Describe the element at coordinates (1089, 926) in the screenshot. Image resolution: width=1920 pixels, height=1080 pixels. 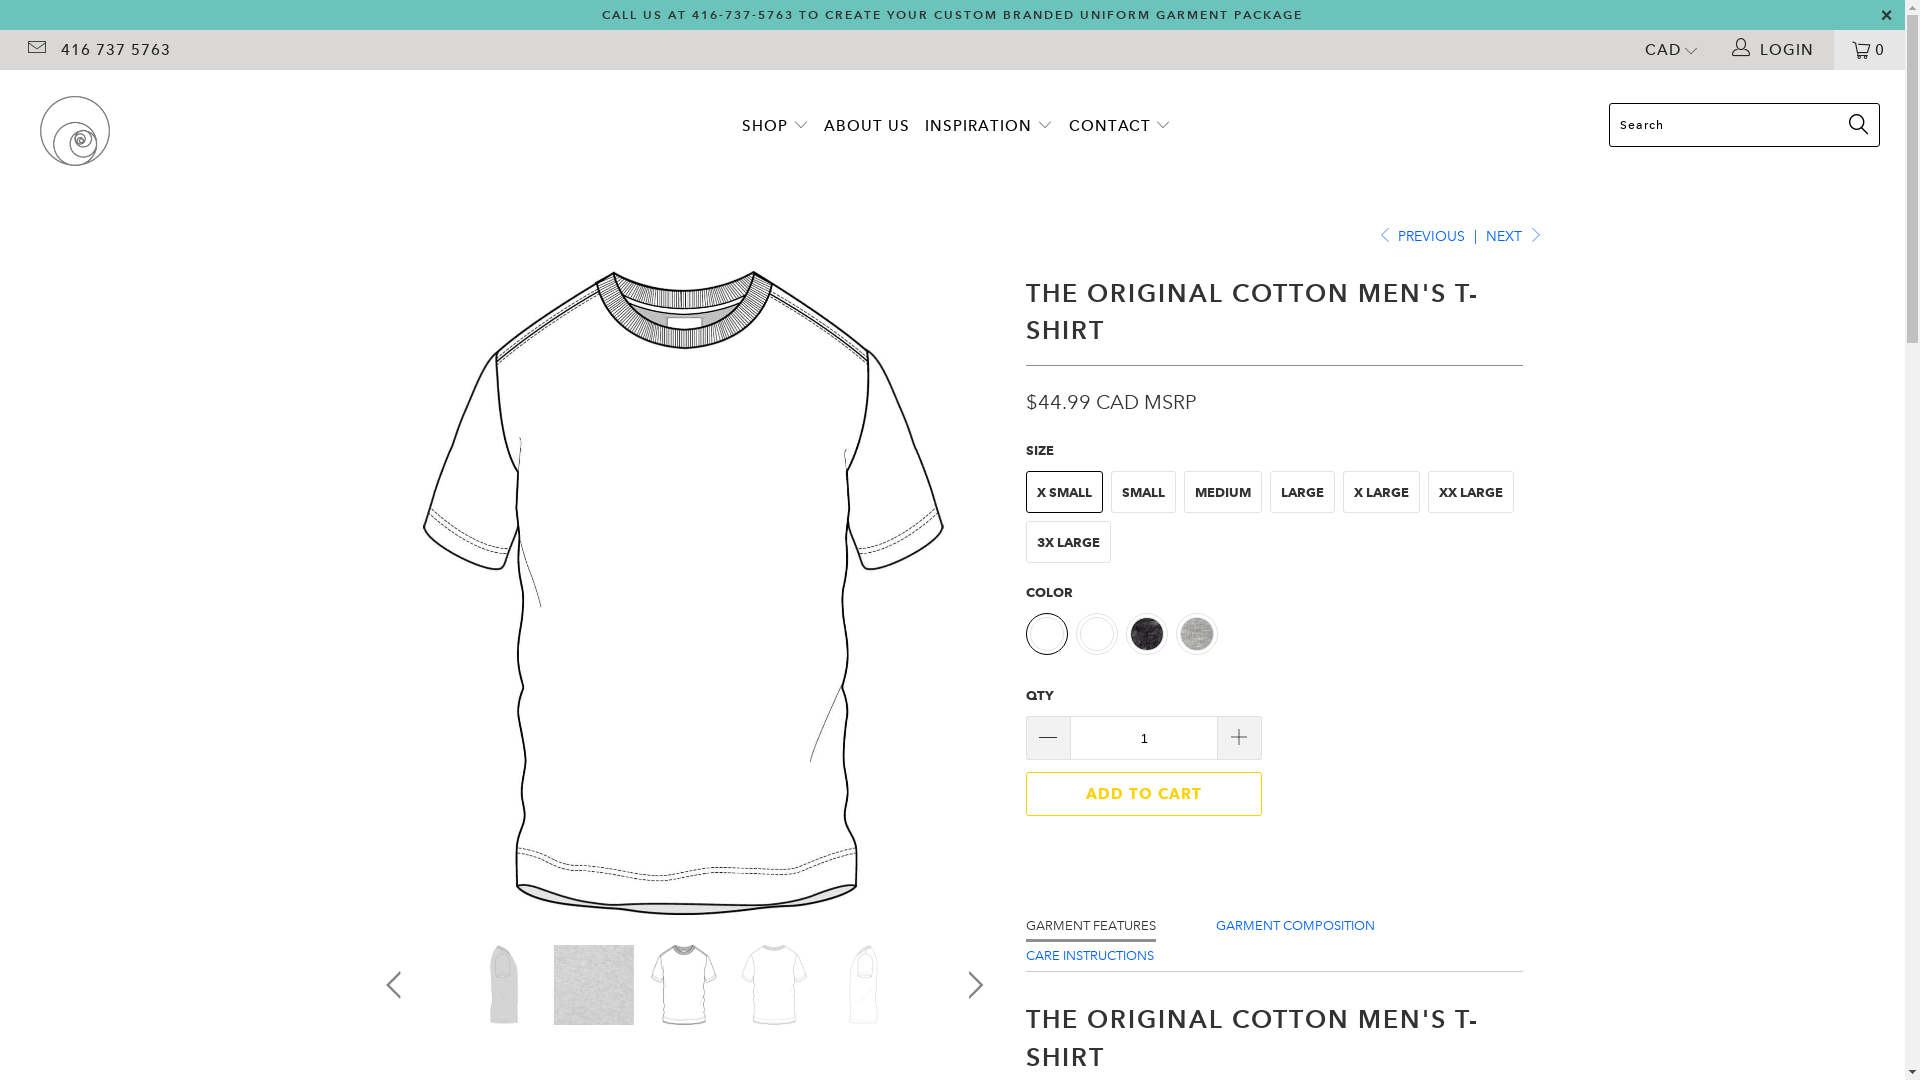
I see `'GARMENT FEATURES'` at that location.